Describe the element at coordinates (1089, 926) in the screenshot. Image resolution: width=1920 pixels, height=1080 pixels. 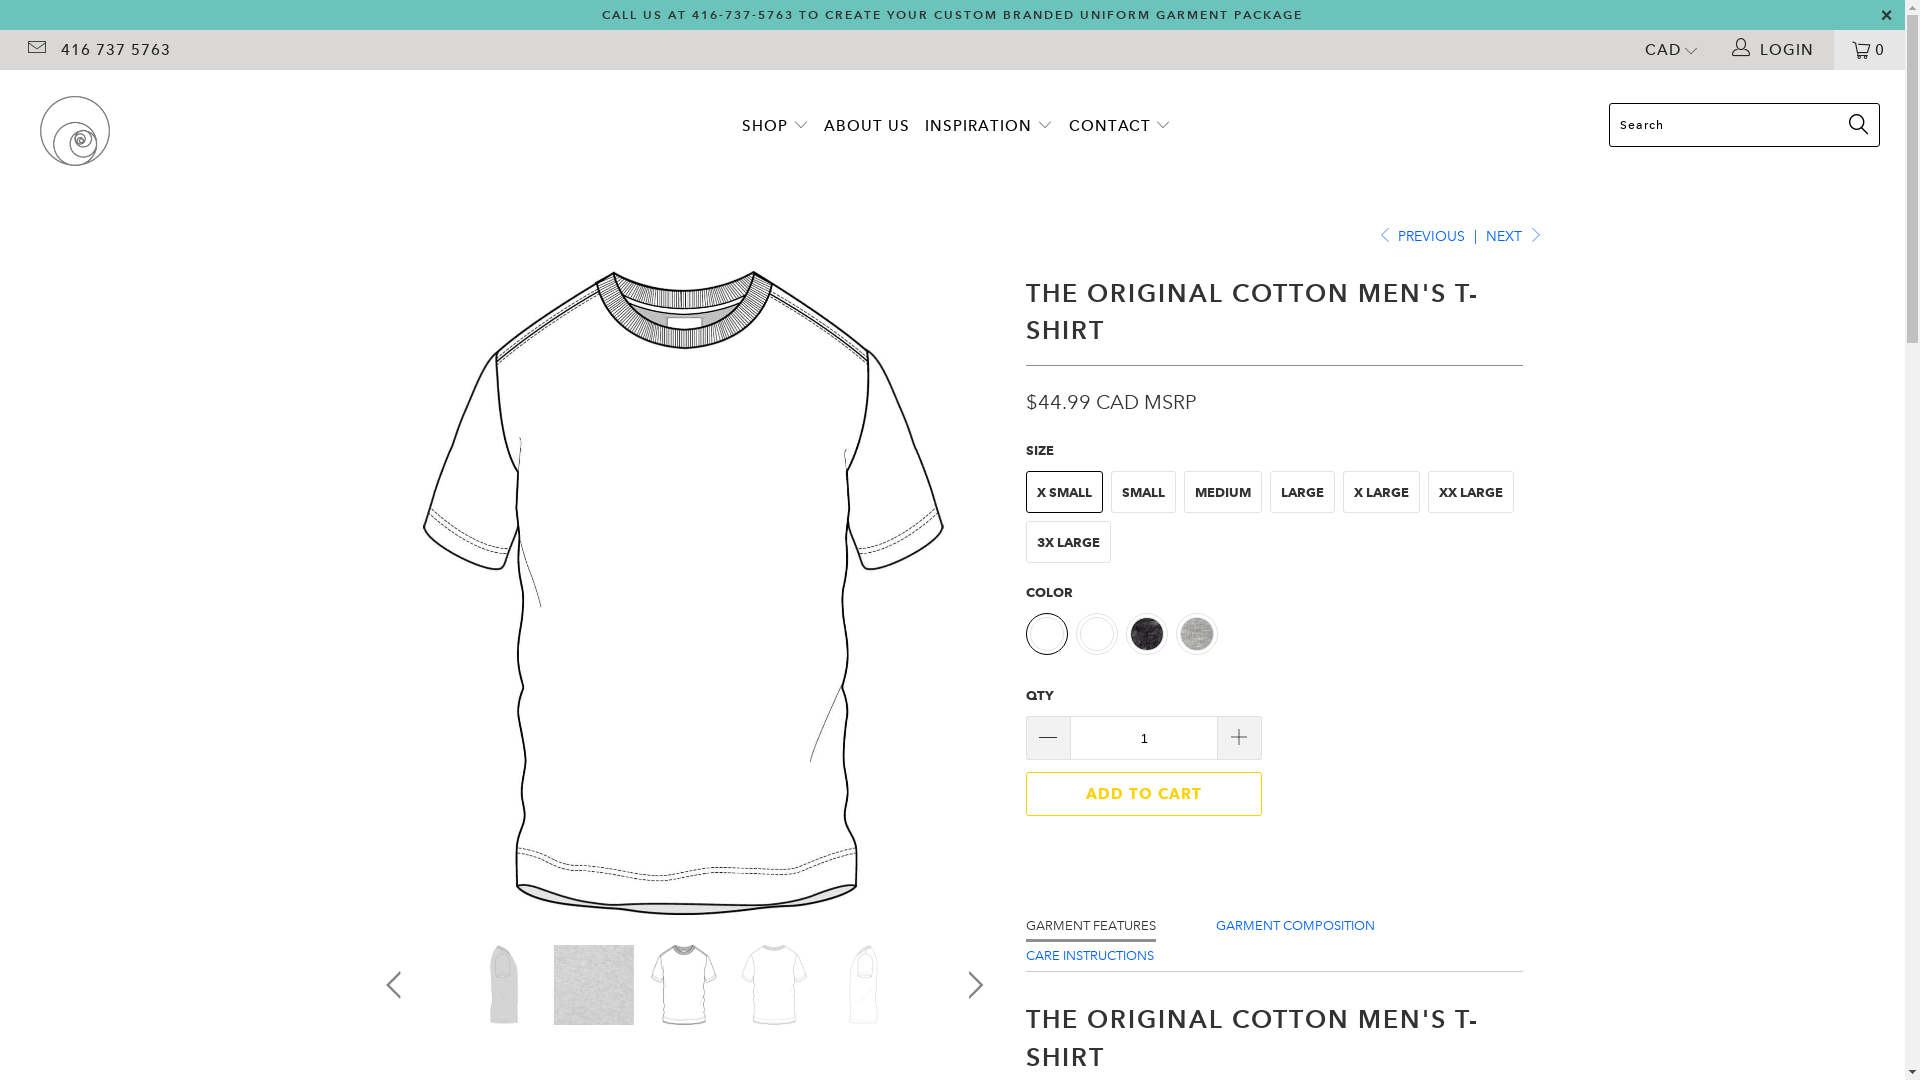
I see `'GARMENT FEATURES'` at that location.